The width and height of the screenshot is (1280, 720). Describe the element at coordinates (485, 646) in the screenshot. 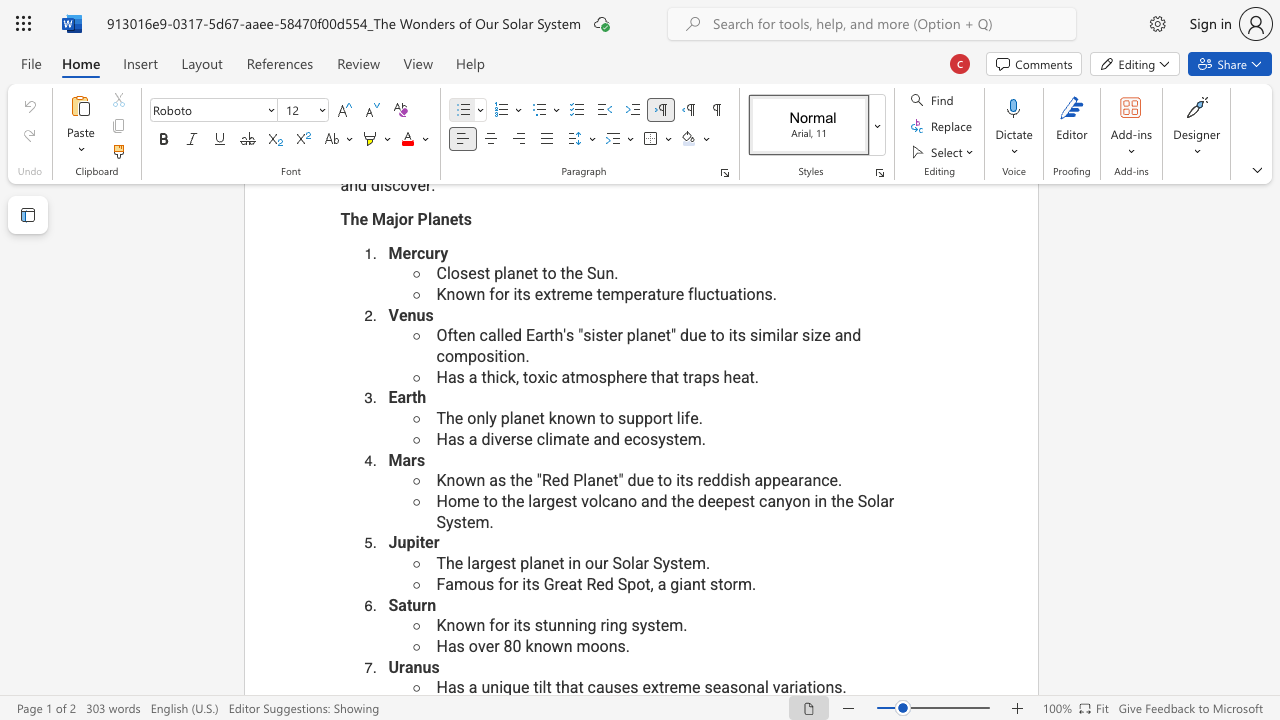

I see `the space between the continuous character "v" and "e" in the text` at that location.